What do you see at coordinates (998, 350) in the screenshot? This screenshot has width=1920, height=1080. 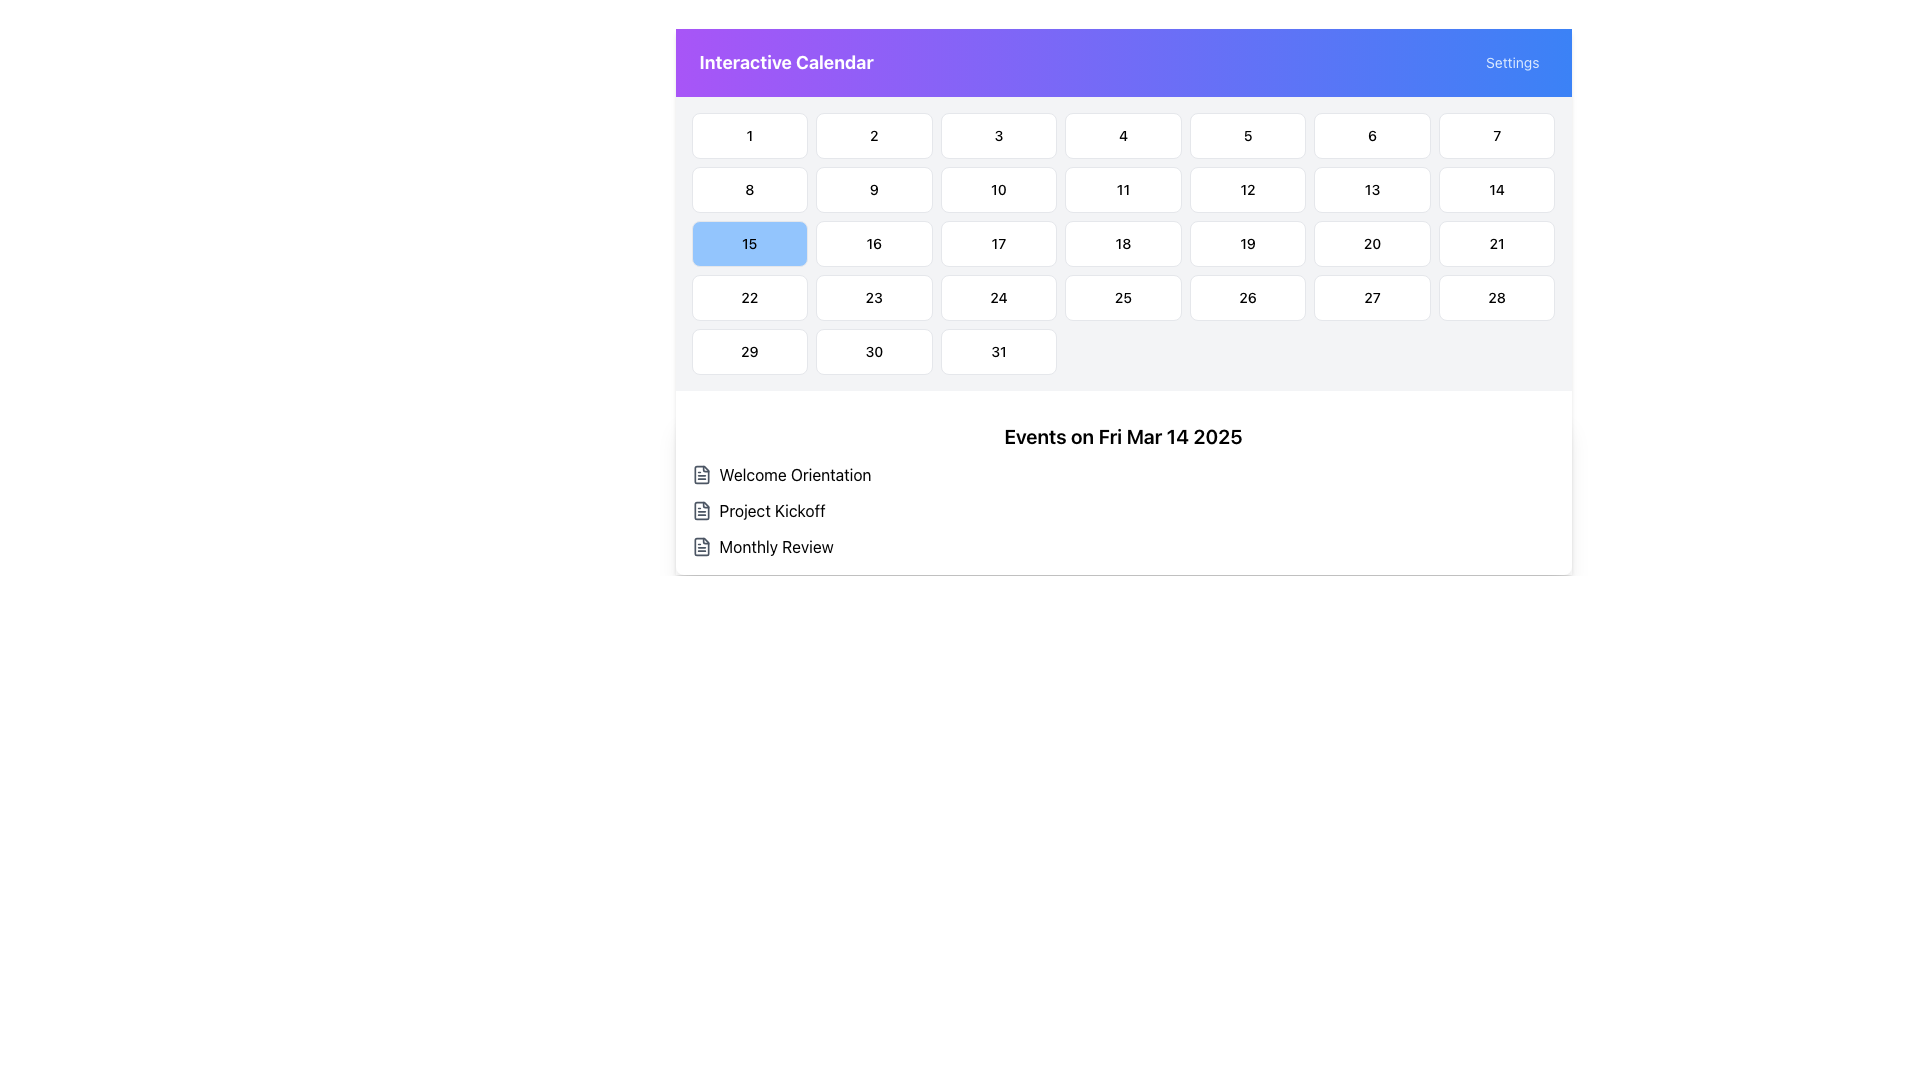 I see `the text element displaying the number '31' located in the last row and last column of the calendar grid` at bounding box center [998, 350].